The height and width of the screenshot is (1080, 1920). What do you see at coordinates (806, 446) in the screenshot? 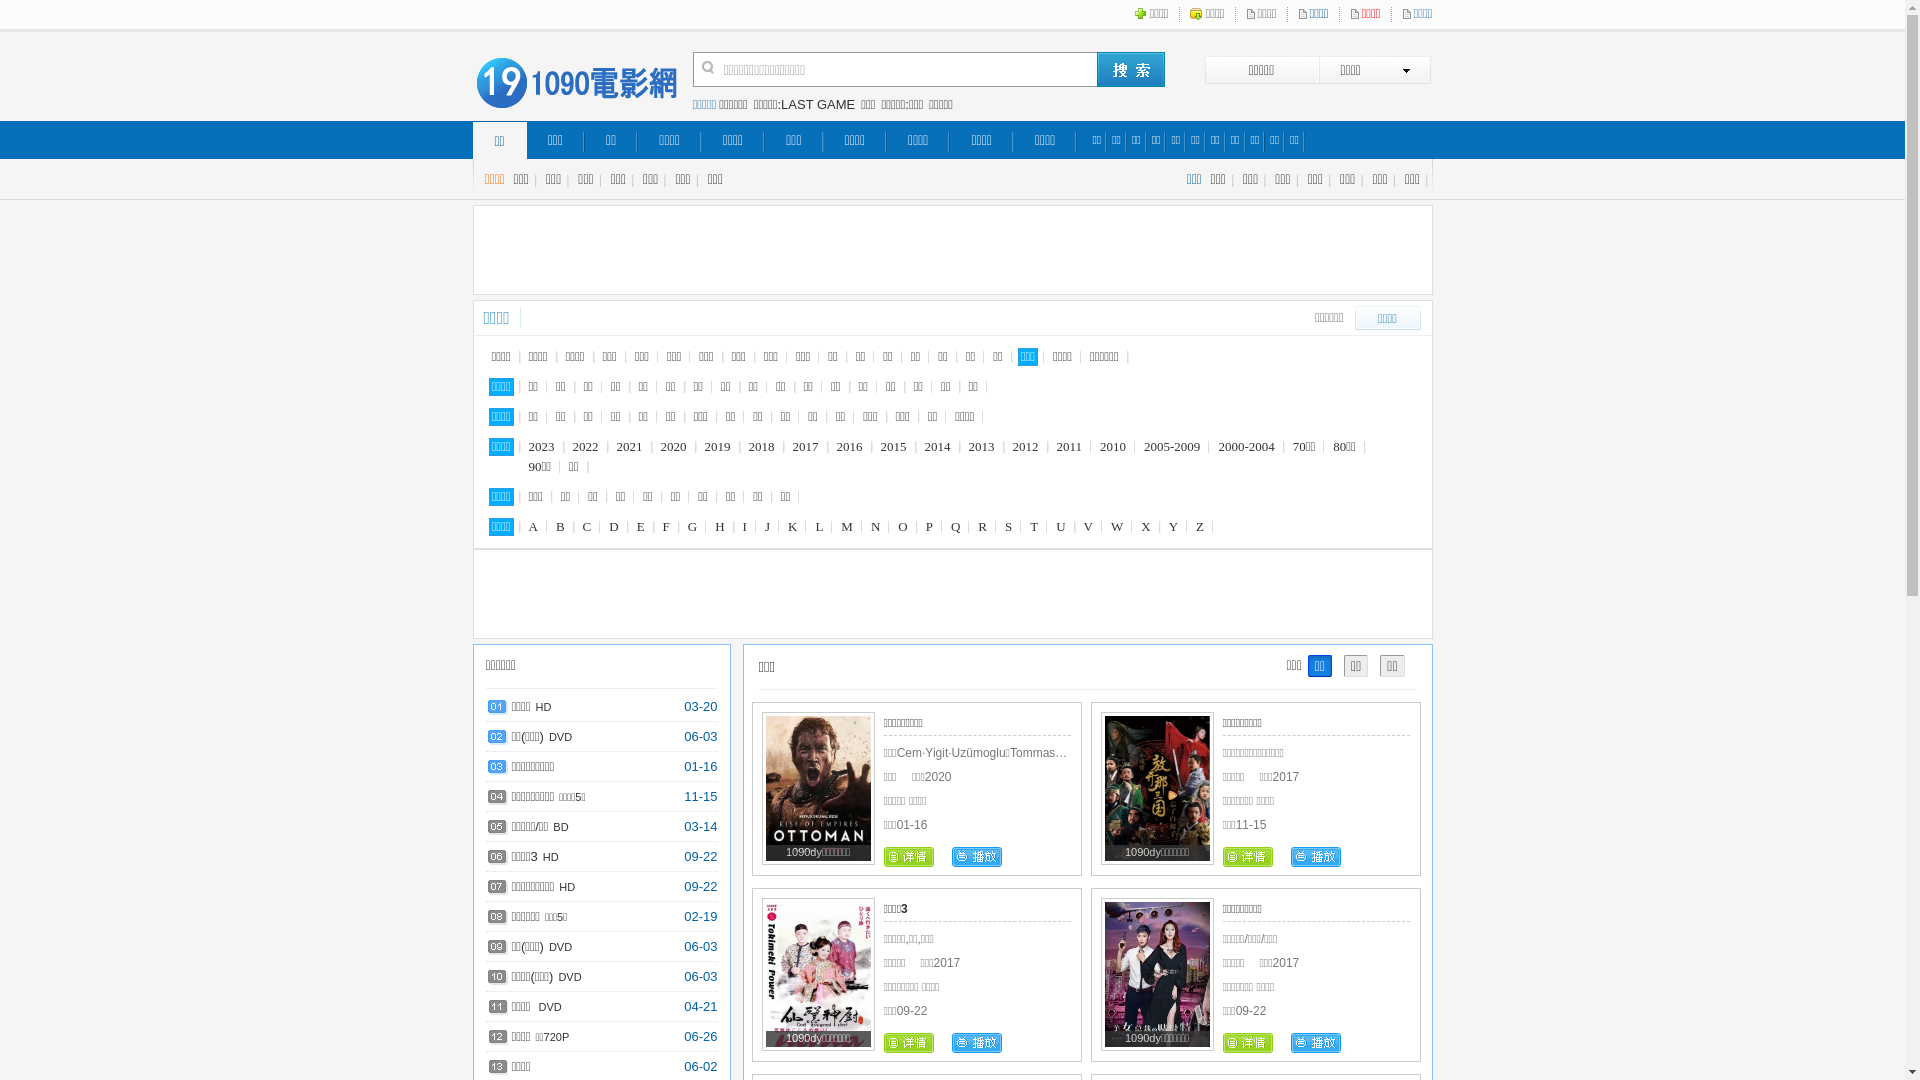
I see `'2017'` at bounding box center [806, 446].